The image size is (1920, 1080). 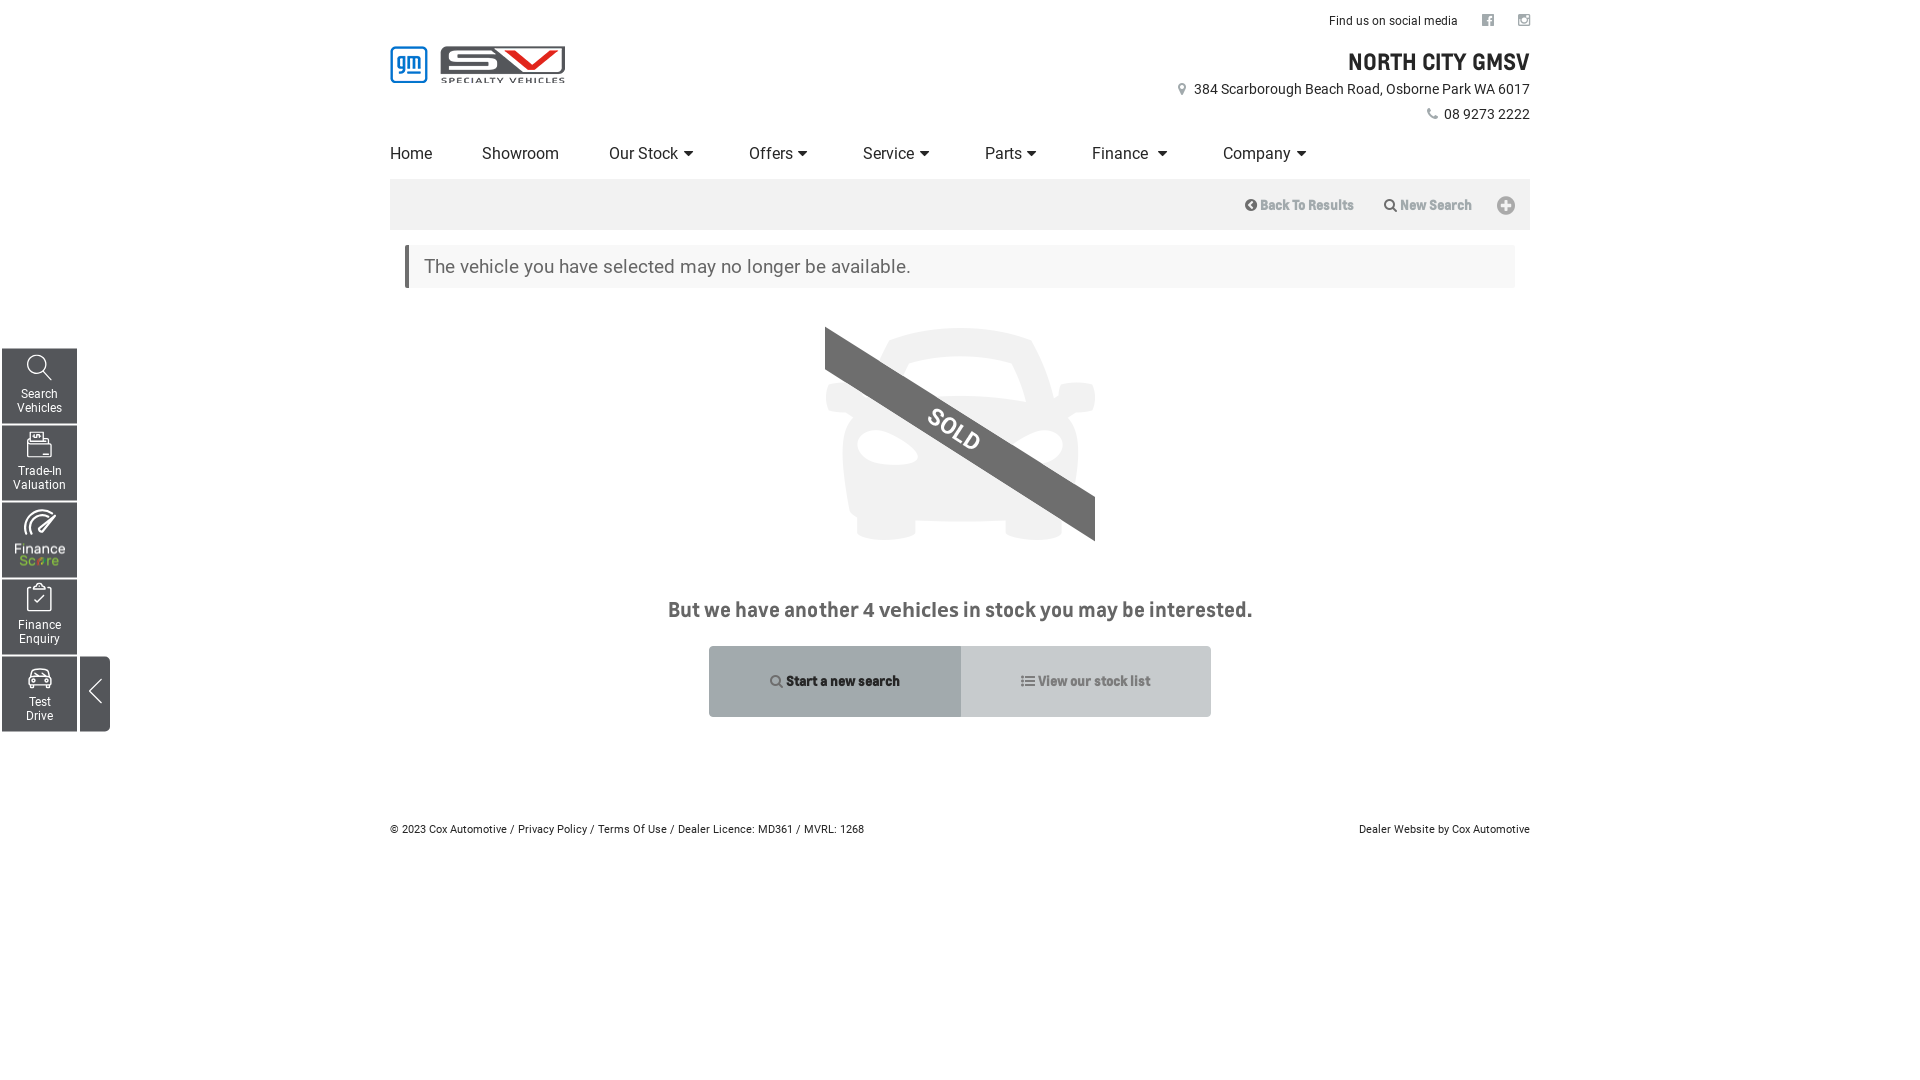 What do you see at coordinates (39, 616) in the screenshot?
I see `'Finance` at bounding box center [39, 616].